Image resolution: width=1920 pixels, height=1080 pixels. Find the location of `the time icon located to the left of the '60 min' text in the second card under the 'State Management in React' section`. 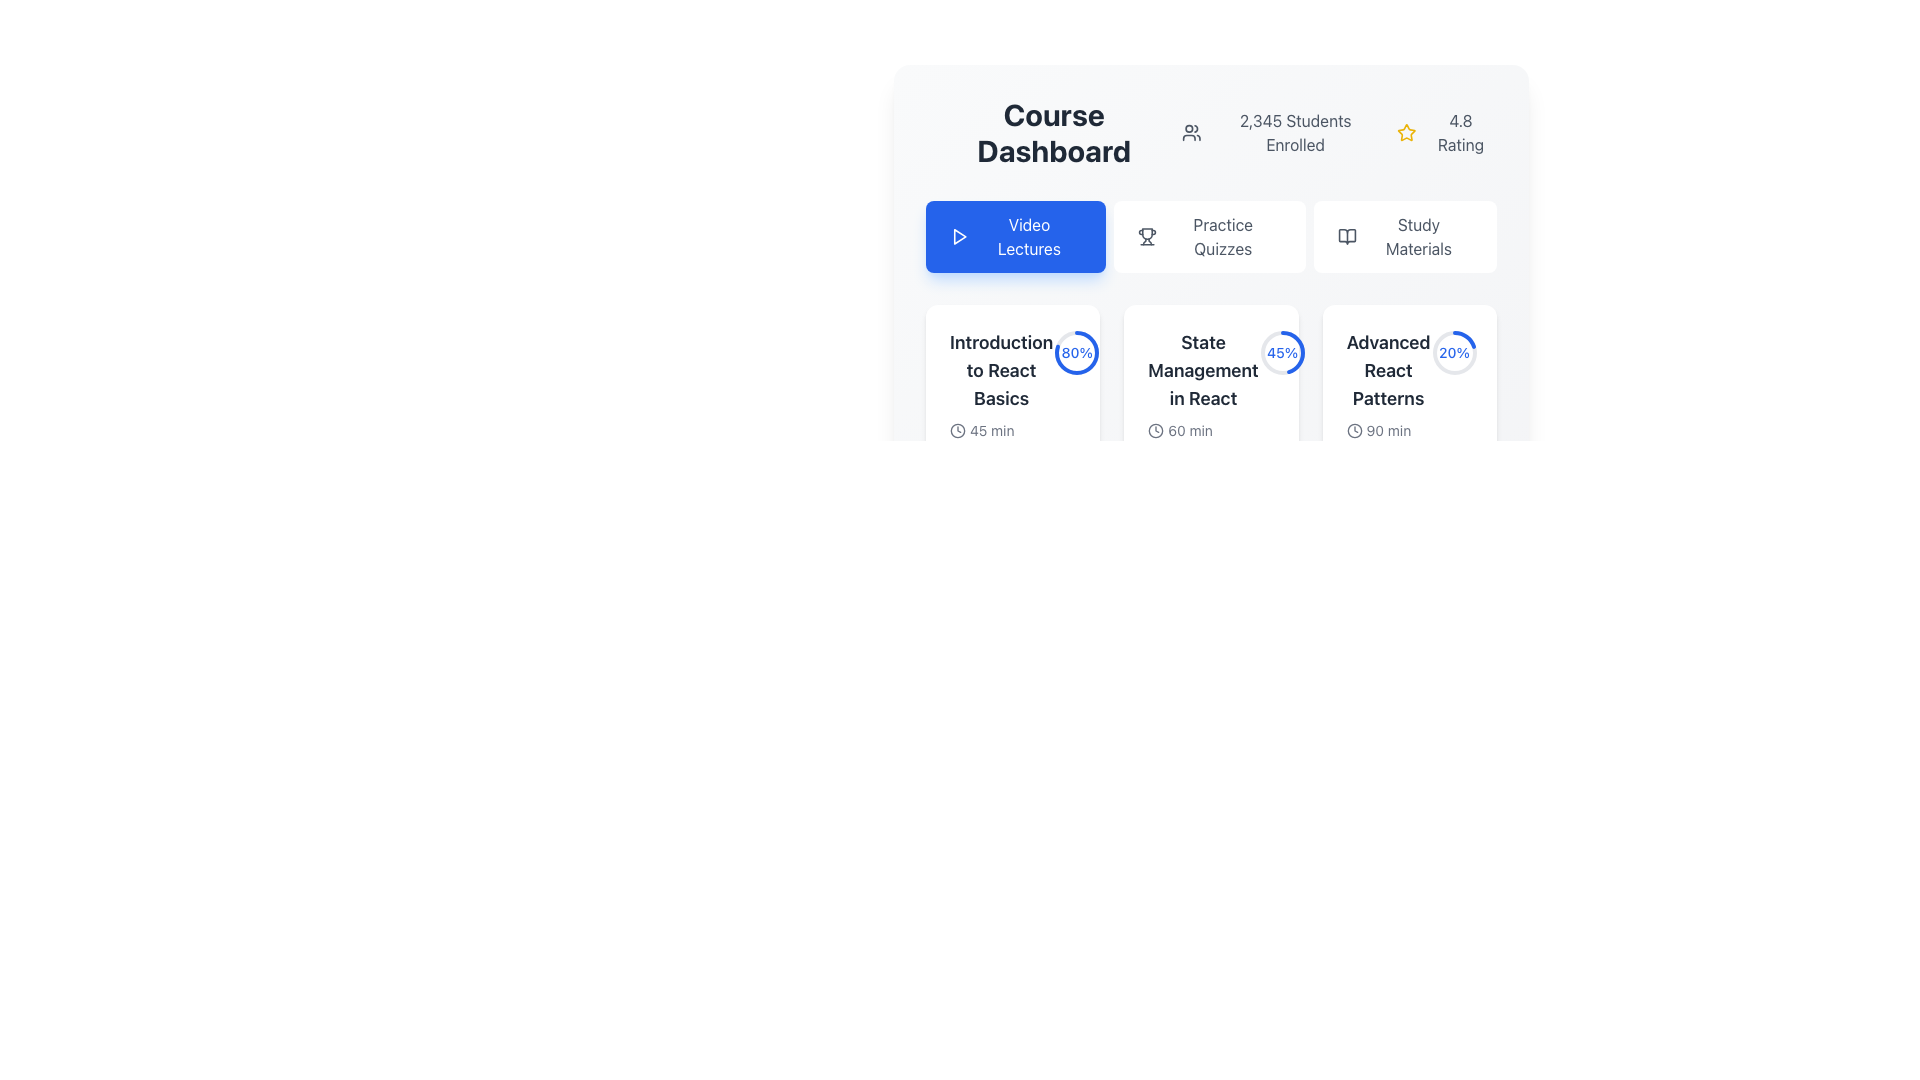

the time icon located to the left of the '60 min' text in the second card under the 'State Management in React' section is located at coordinates (1156, 430).